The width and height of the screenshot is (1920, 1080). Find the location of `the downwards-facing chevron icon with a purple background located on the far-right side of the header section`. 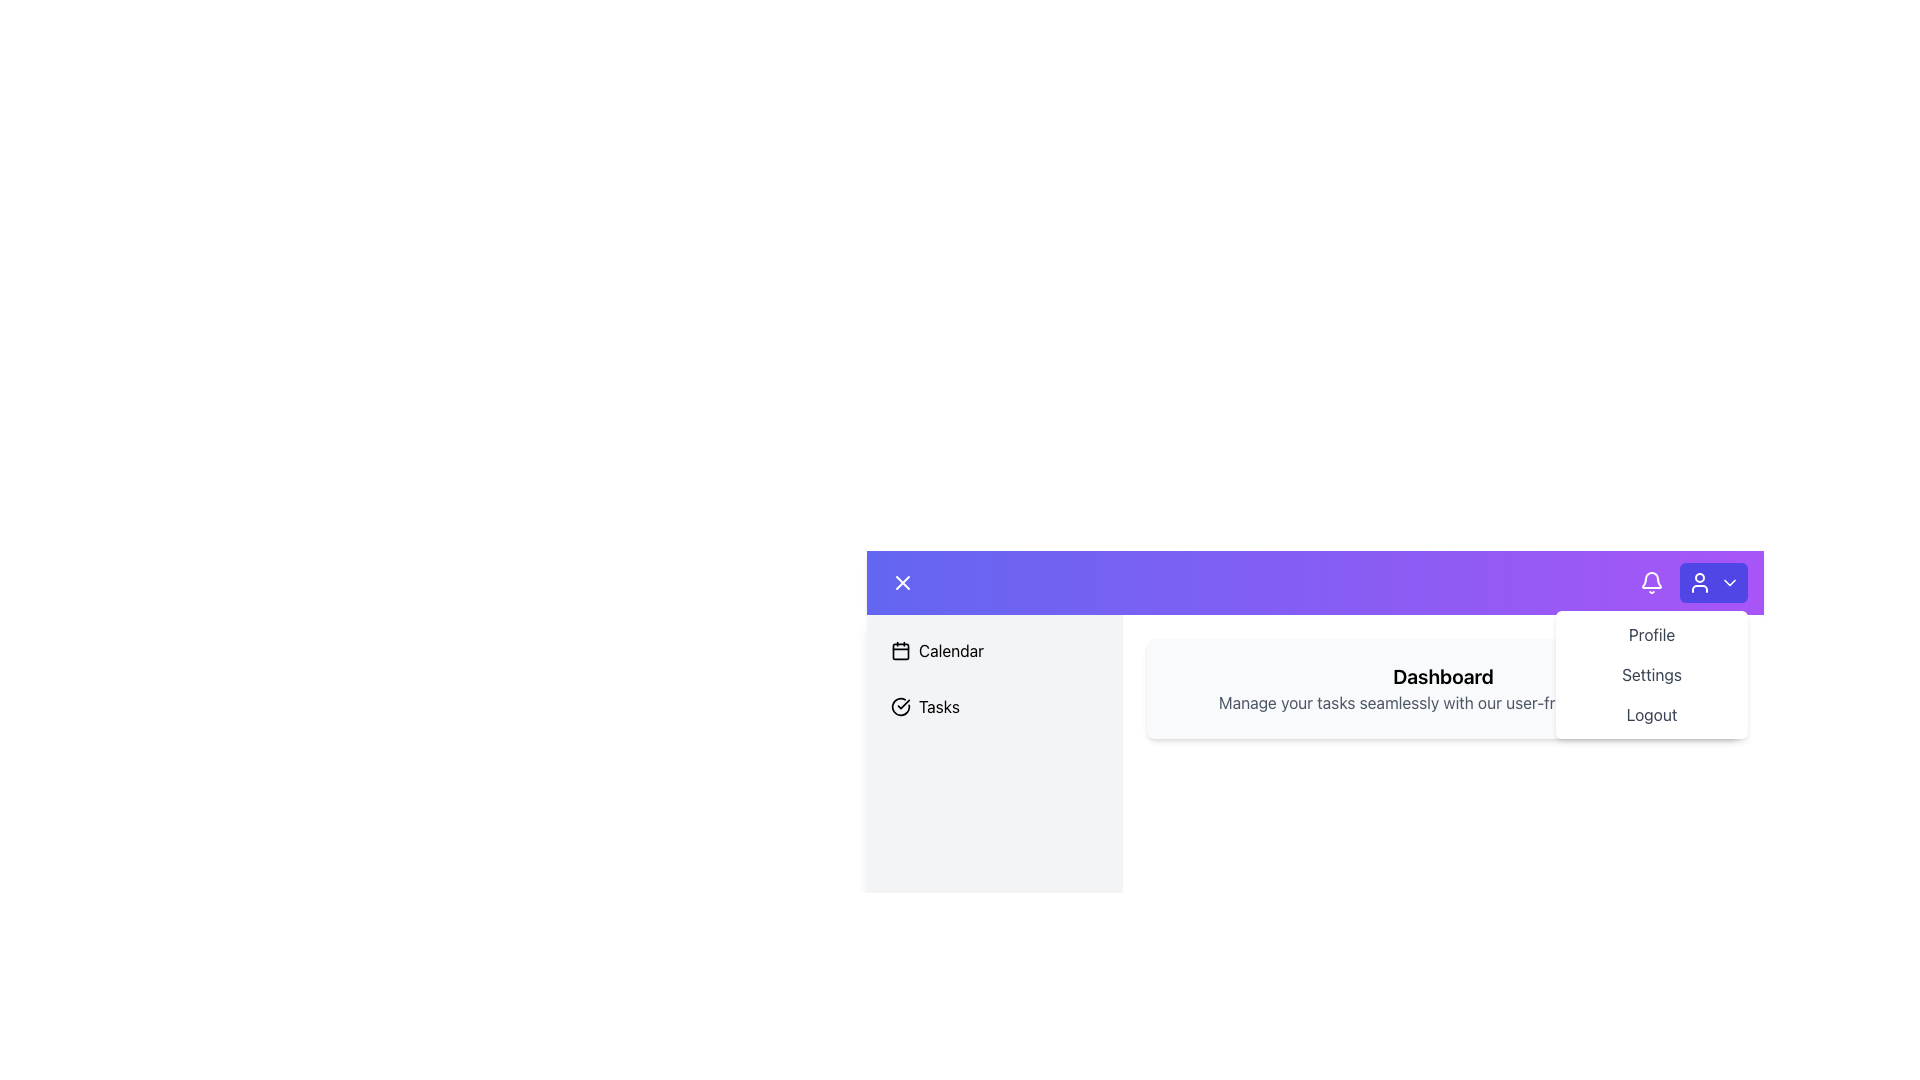

the downwards-facing chevron icon with a purple background located on the far-right side of the header section is located at coordinates (1728, 582).